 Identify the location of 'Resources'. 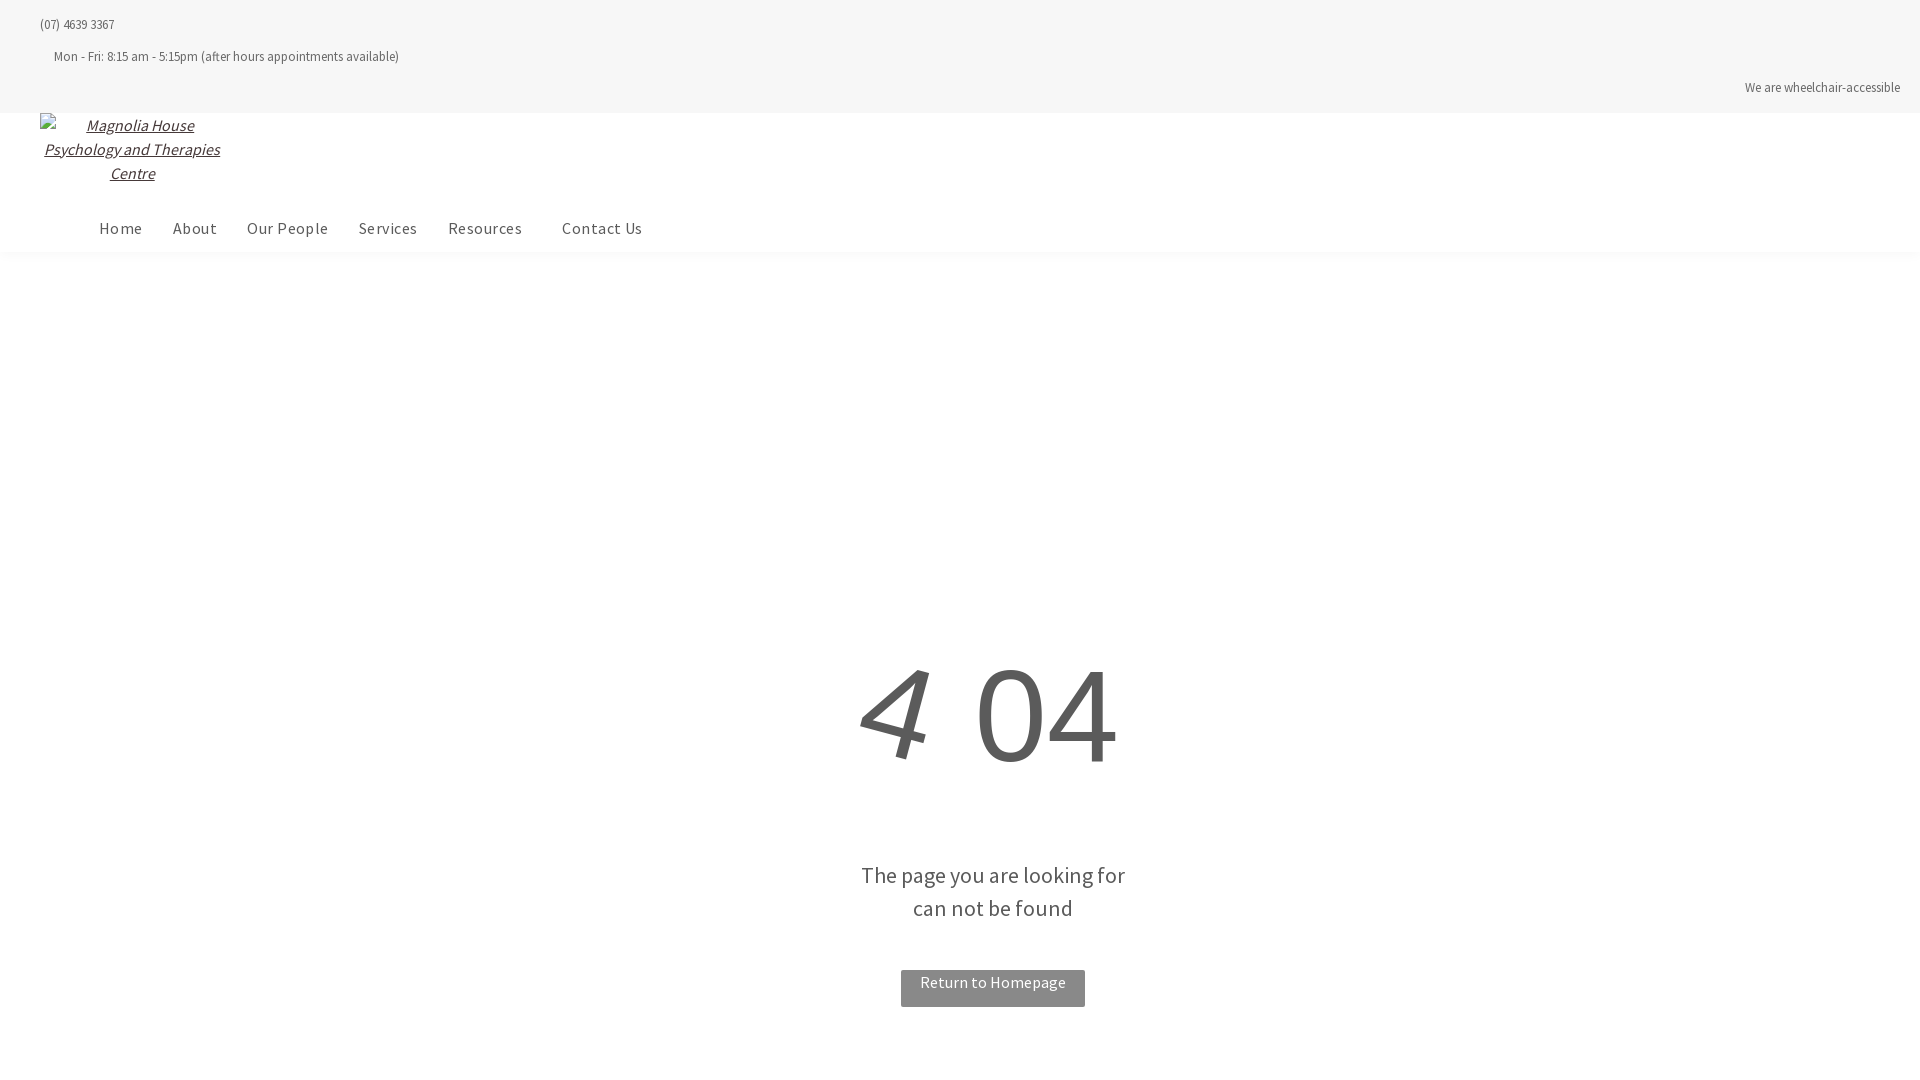
(489, 226).